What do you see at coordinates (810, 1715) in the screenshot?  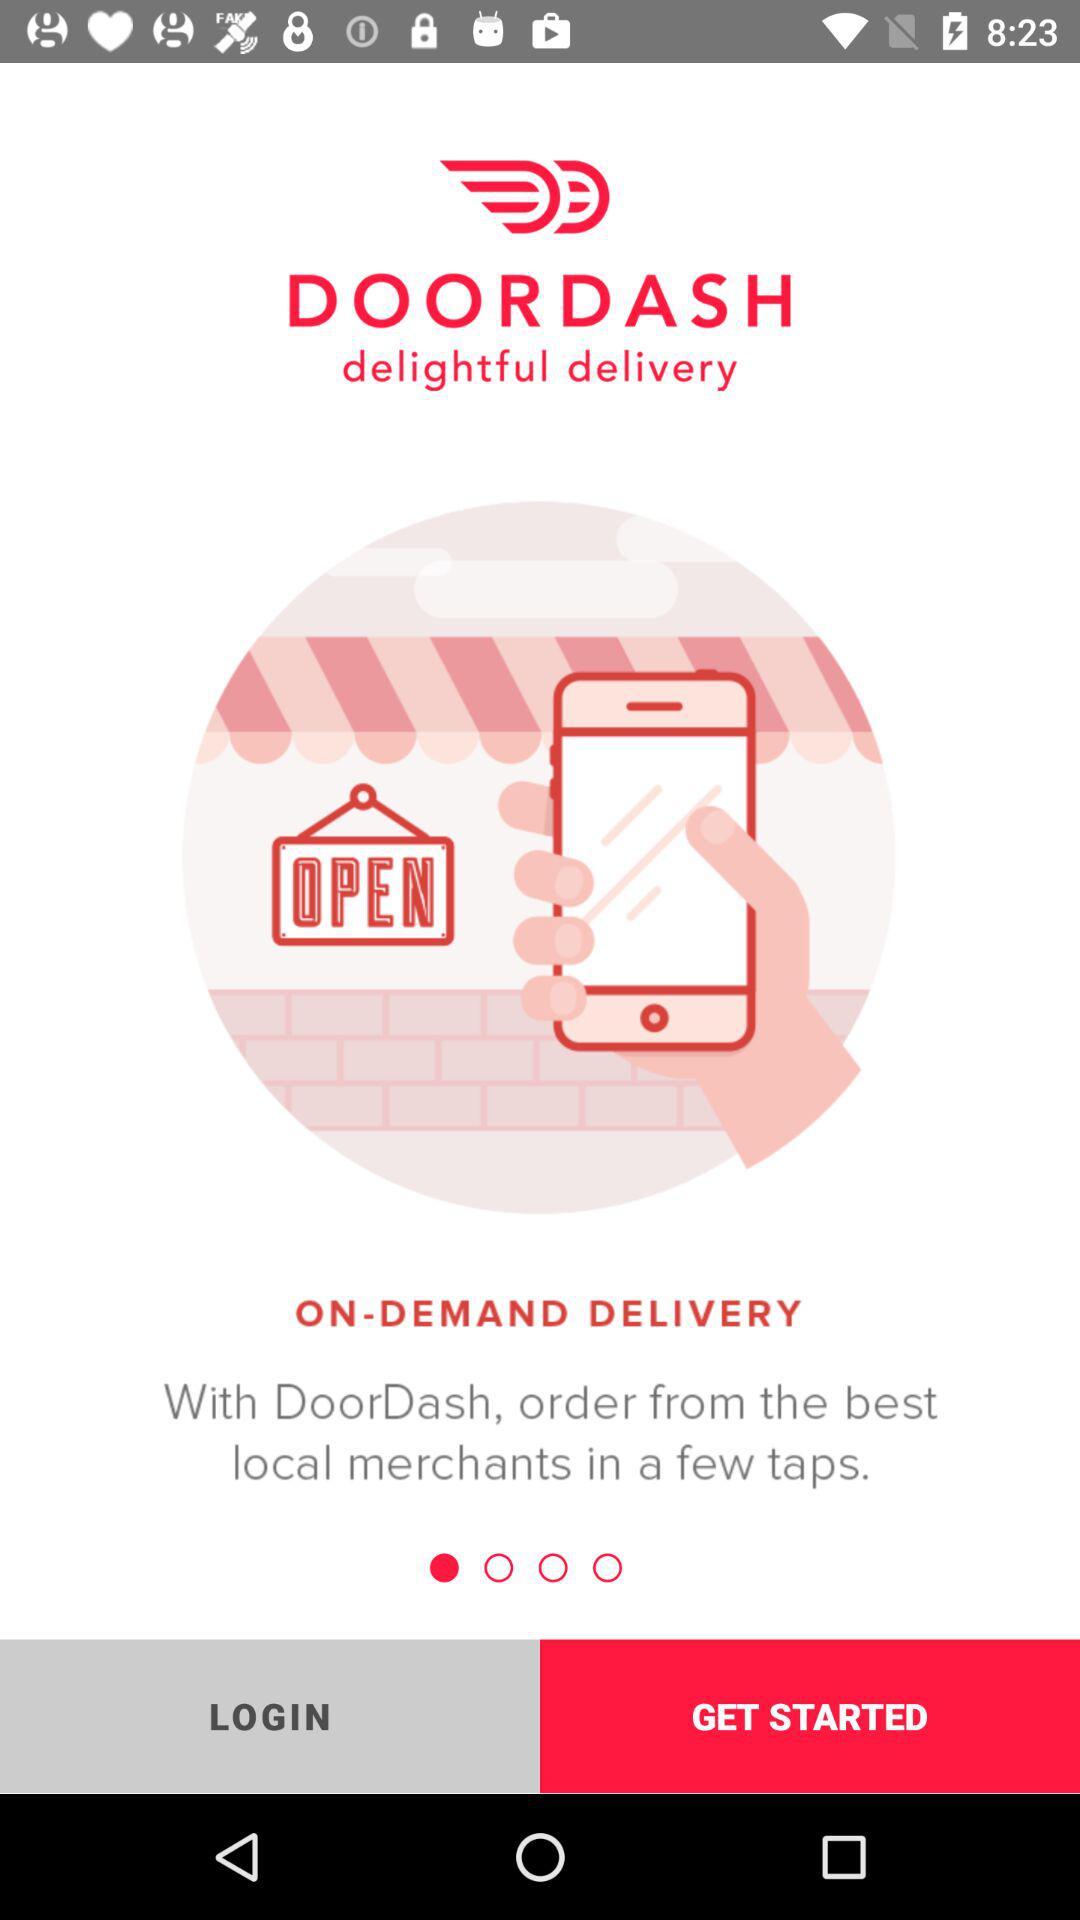 I see `the item next to login` at bounding box center [810, 1715].